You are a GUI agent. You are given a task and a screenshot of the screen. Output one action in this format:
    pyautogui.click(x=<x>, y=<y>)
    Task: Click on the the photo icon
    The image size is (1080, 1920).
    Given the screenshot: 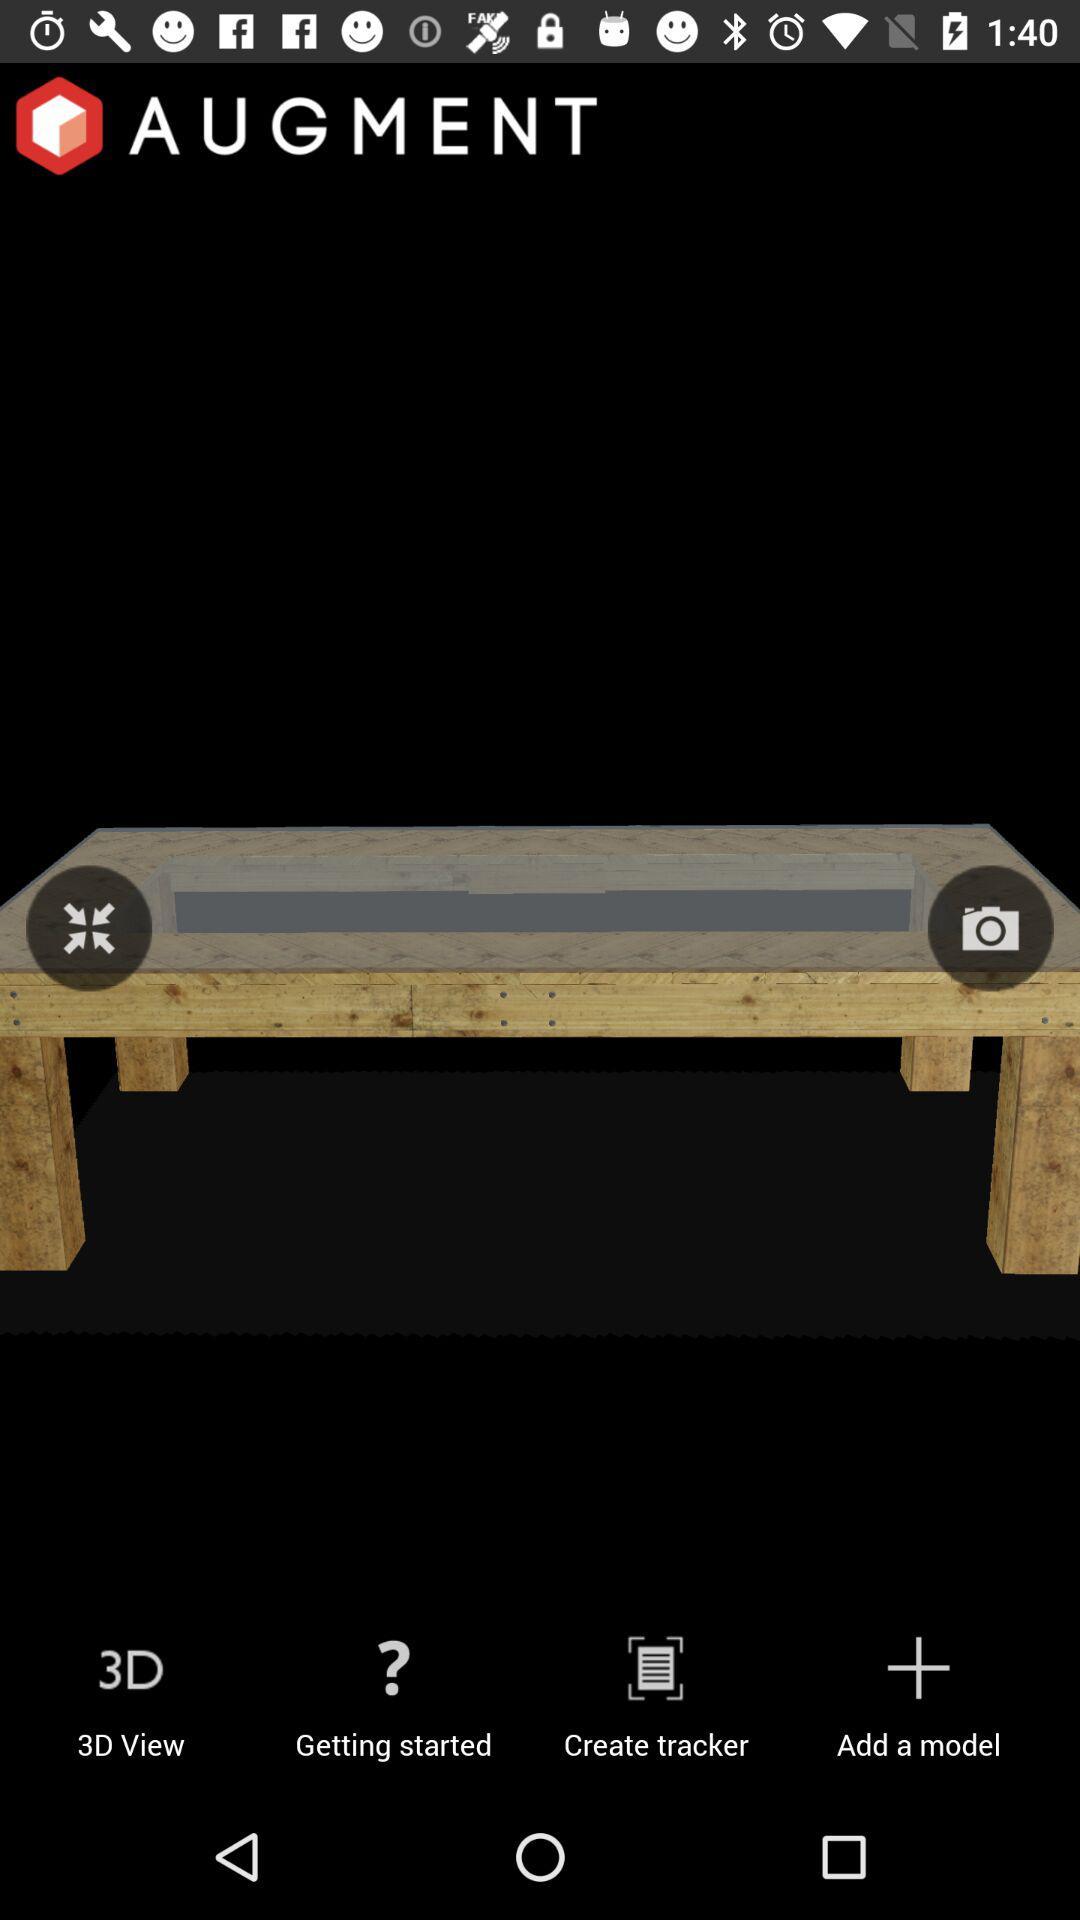 What is the action you would take?
    pyautogui.click(x=990, y=927)
    